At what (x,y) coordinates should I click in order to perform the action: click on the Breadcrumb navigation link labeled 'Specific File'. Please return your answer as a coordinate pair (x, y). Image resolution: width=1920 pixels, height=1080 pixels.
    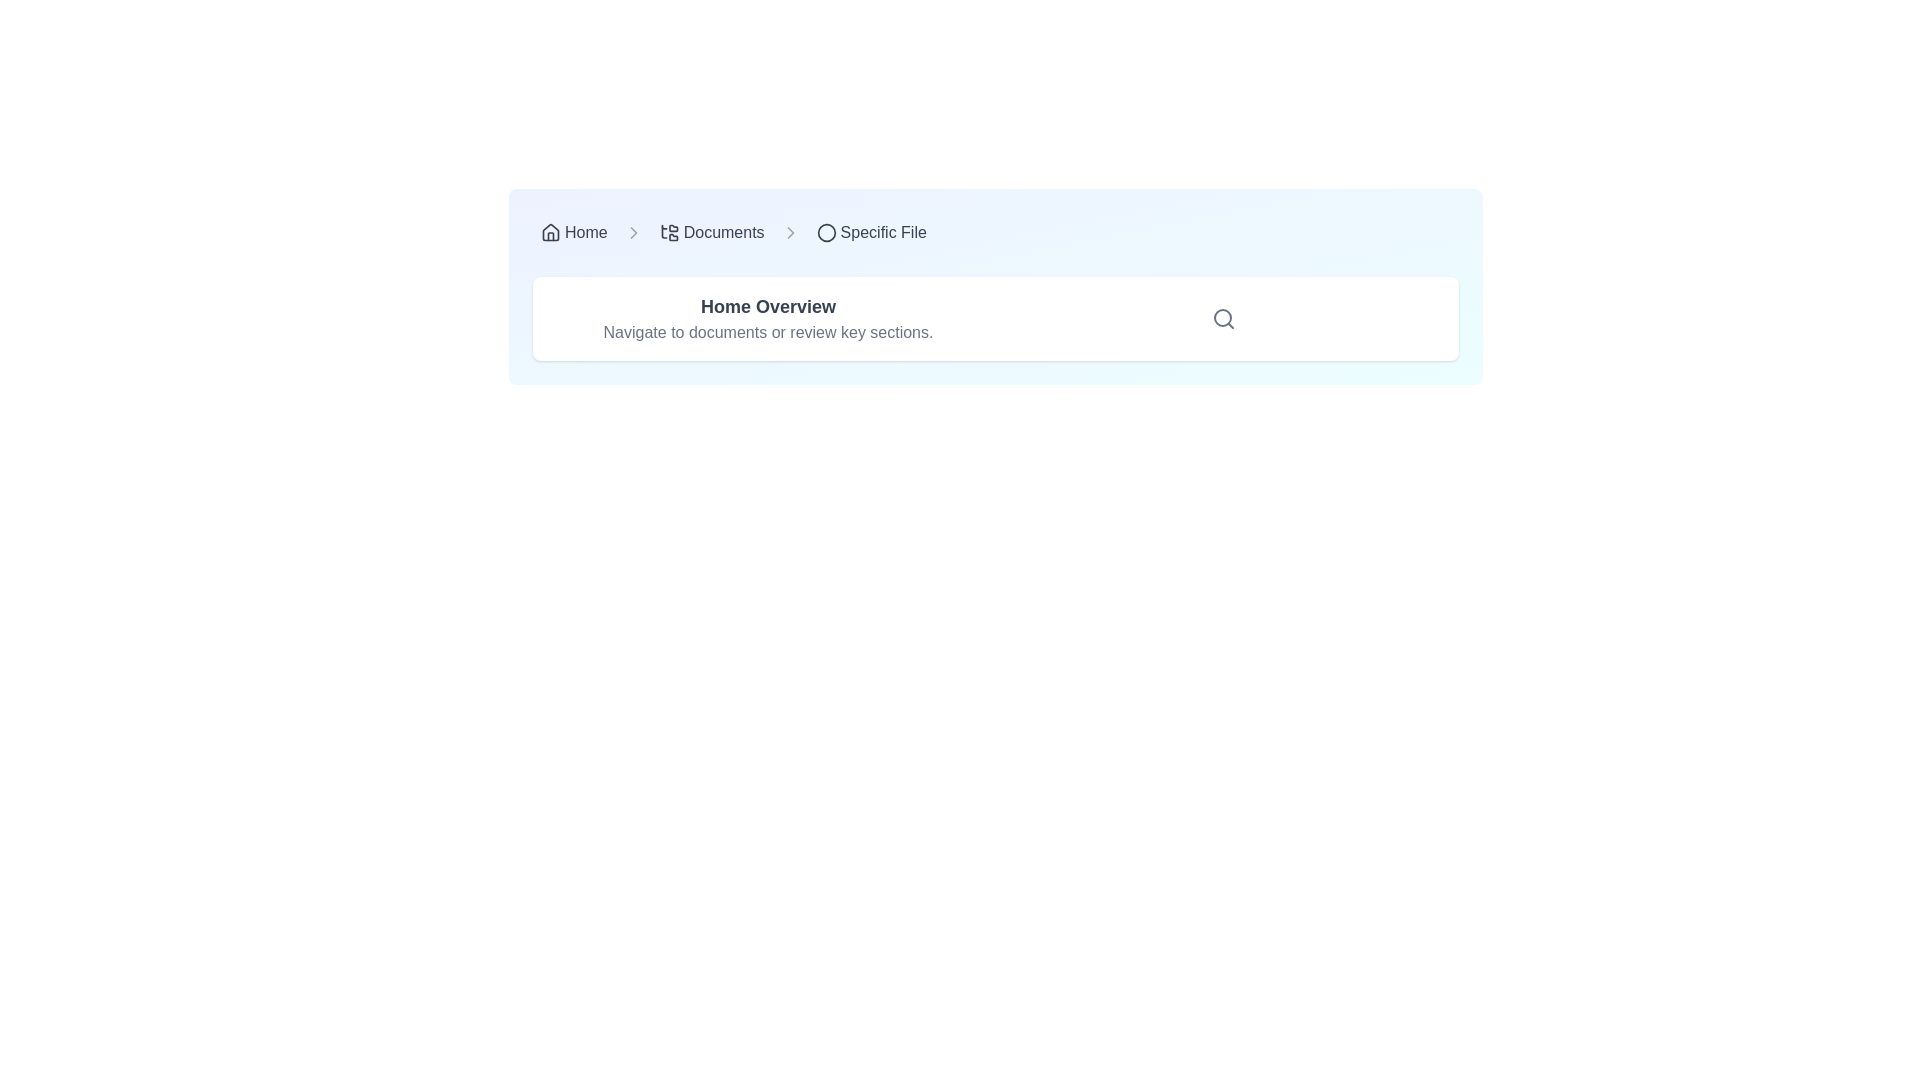
    Looking at the image, I should click on (871, 231).